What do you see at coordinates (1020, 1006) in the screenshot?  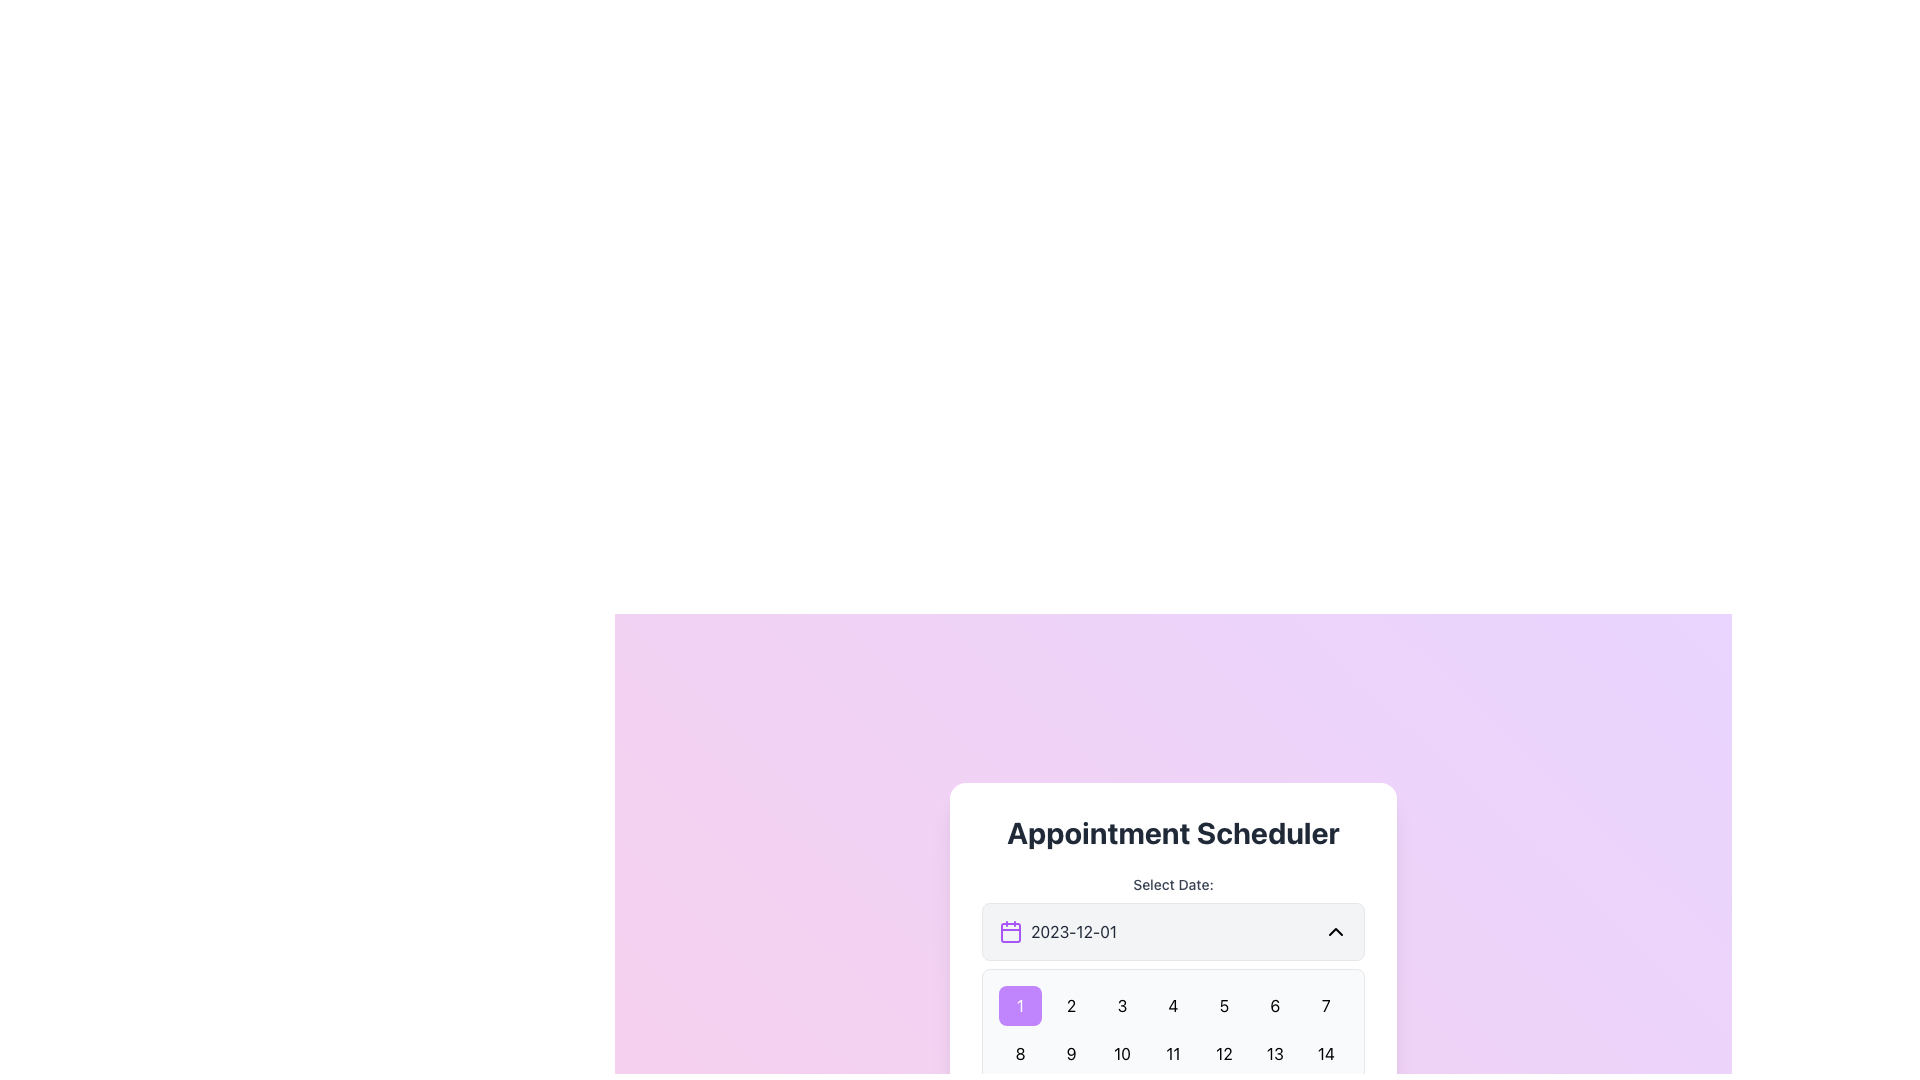 I see `the first button in the top-left corner of the calendar interface, which allows users to select the first day` at bounding box center [1020, 1006].